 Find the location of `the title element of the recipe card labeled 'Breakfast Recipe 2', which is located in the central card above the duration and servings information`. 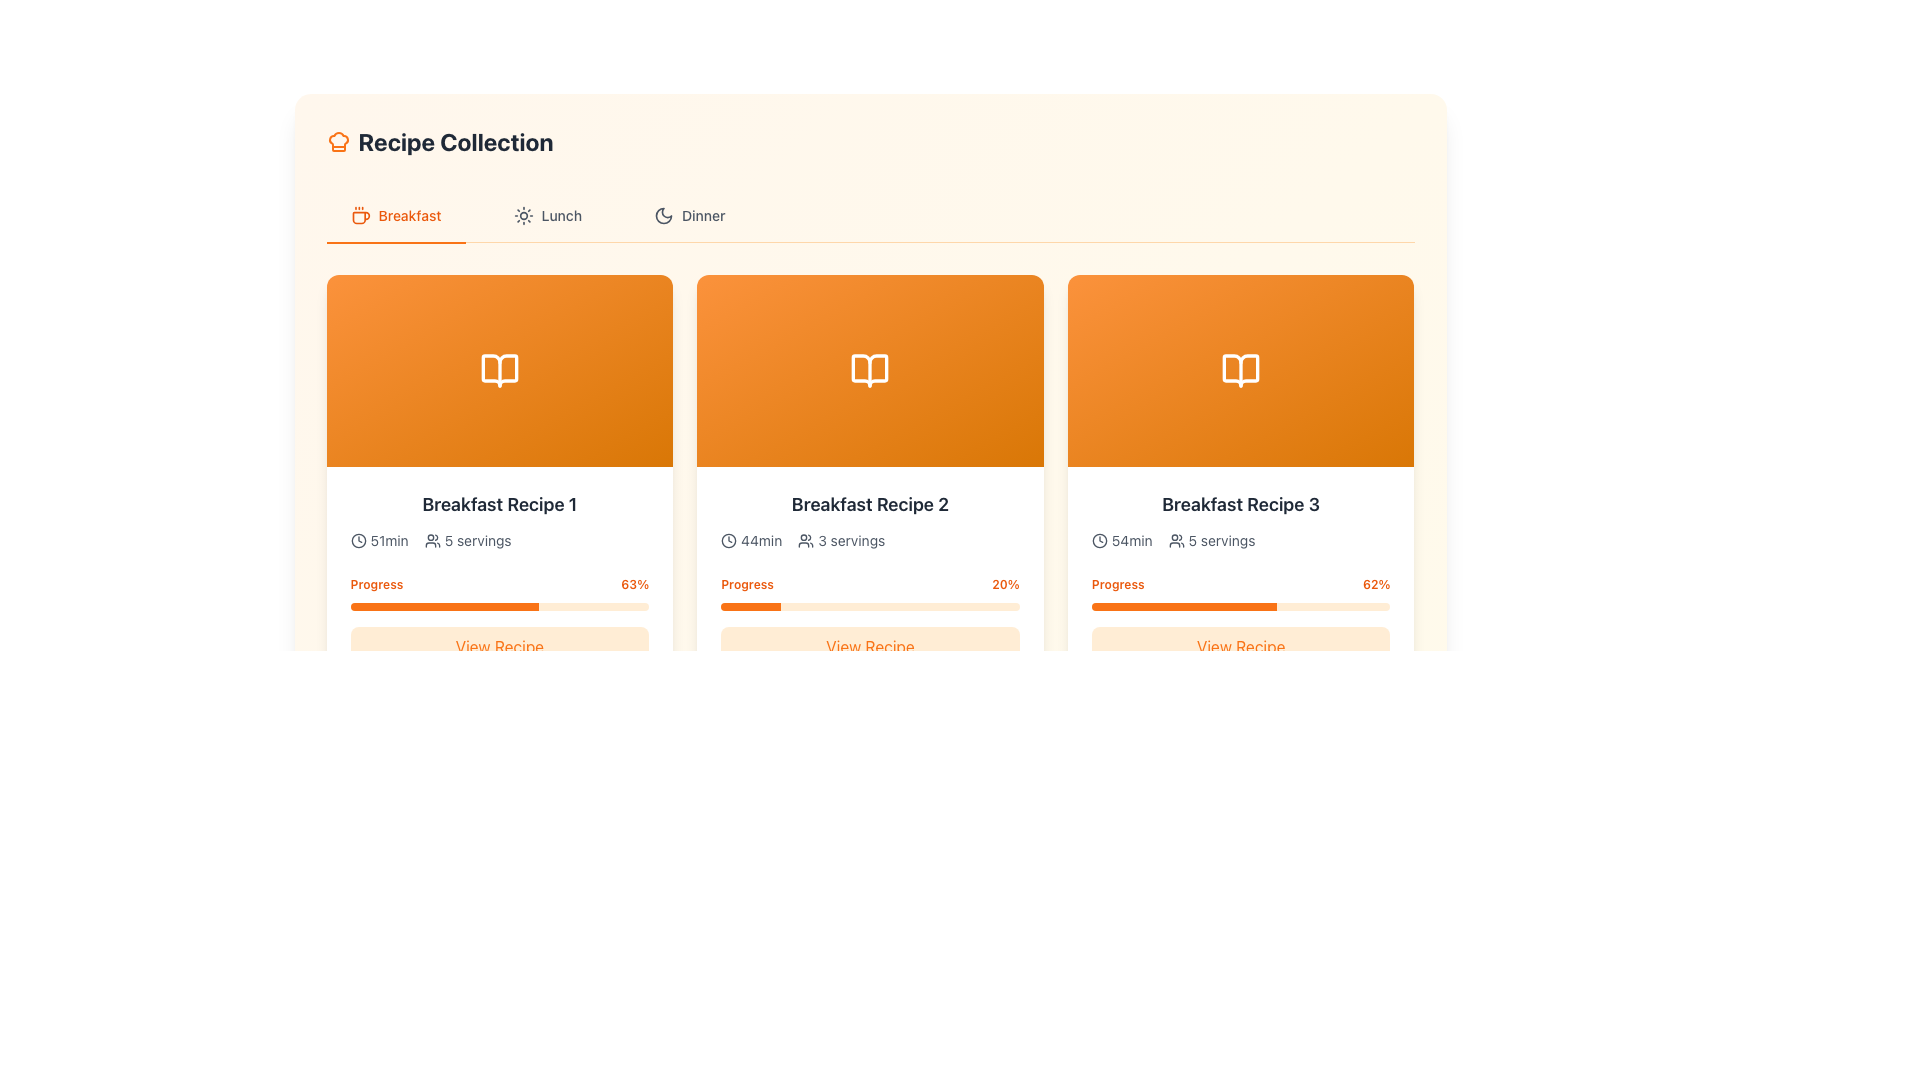

the title element of the recipe card labeled 'Breakfast Recipe 2', which is located in the central card above the duration and servings information is located at coordinates (870, 504).